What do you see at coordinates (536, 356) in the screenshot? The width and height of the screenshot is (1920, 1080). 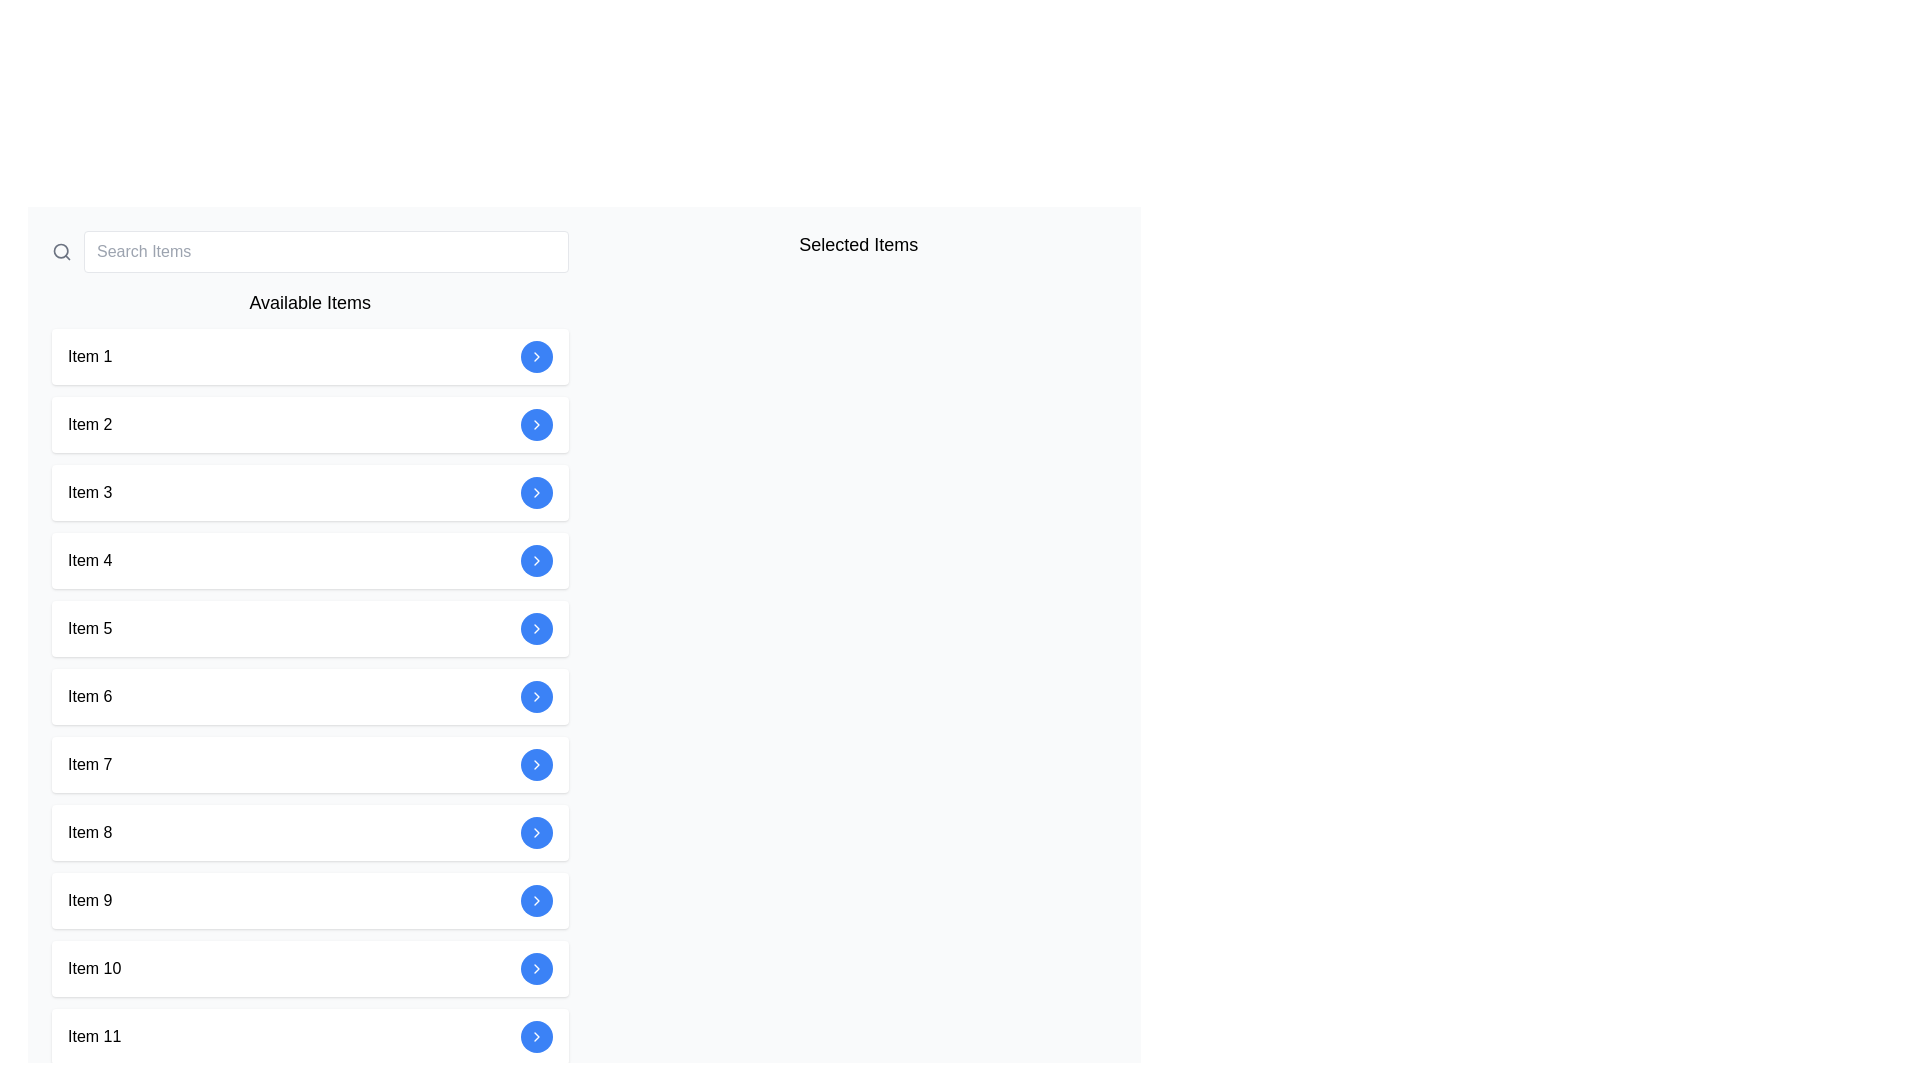 I see `the rightward-pointing chevron icon inside the circular blue button adjacent to 'Item 1' in the 'Available Items' section to initiate a transition or navigation` at bounding box center [536, 356].